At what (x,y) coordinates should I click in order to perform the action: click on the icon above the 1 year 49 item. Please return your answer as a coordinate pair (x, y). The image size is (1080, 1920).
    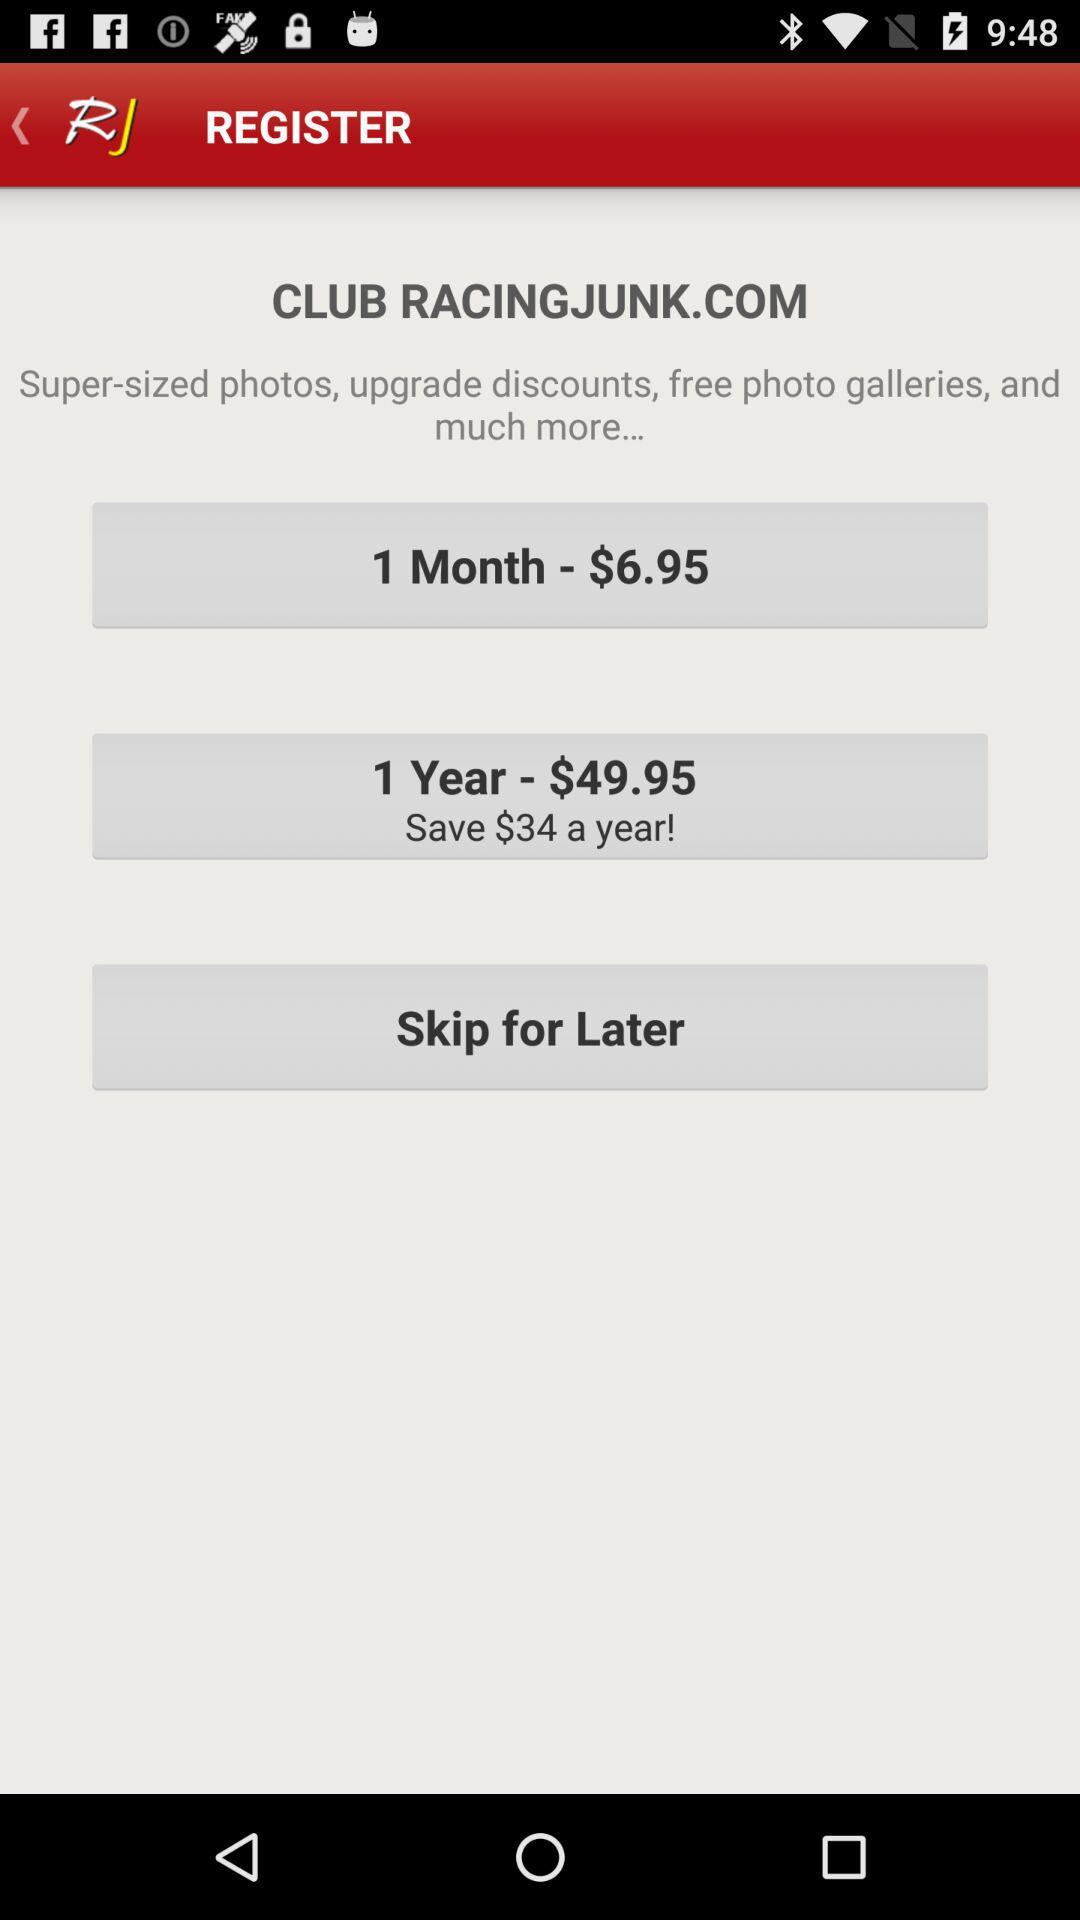
    Looking at the image, I should click on (540, 564).